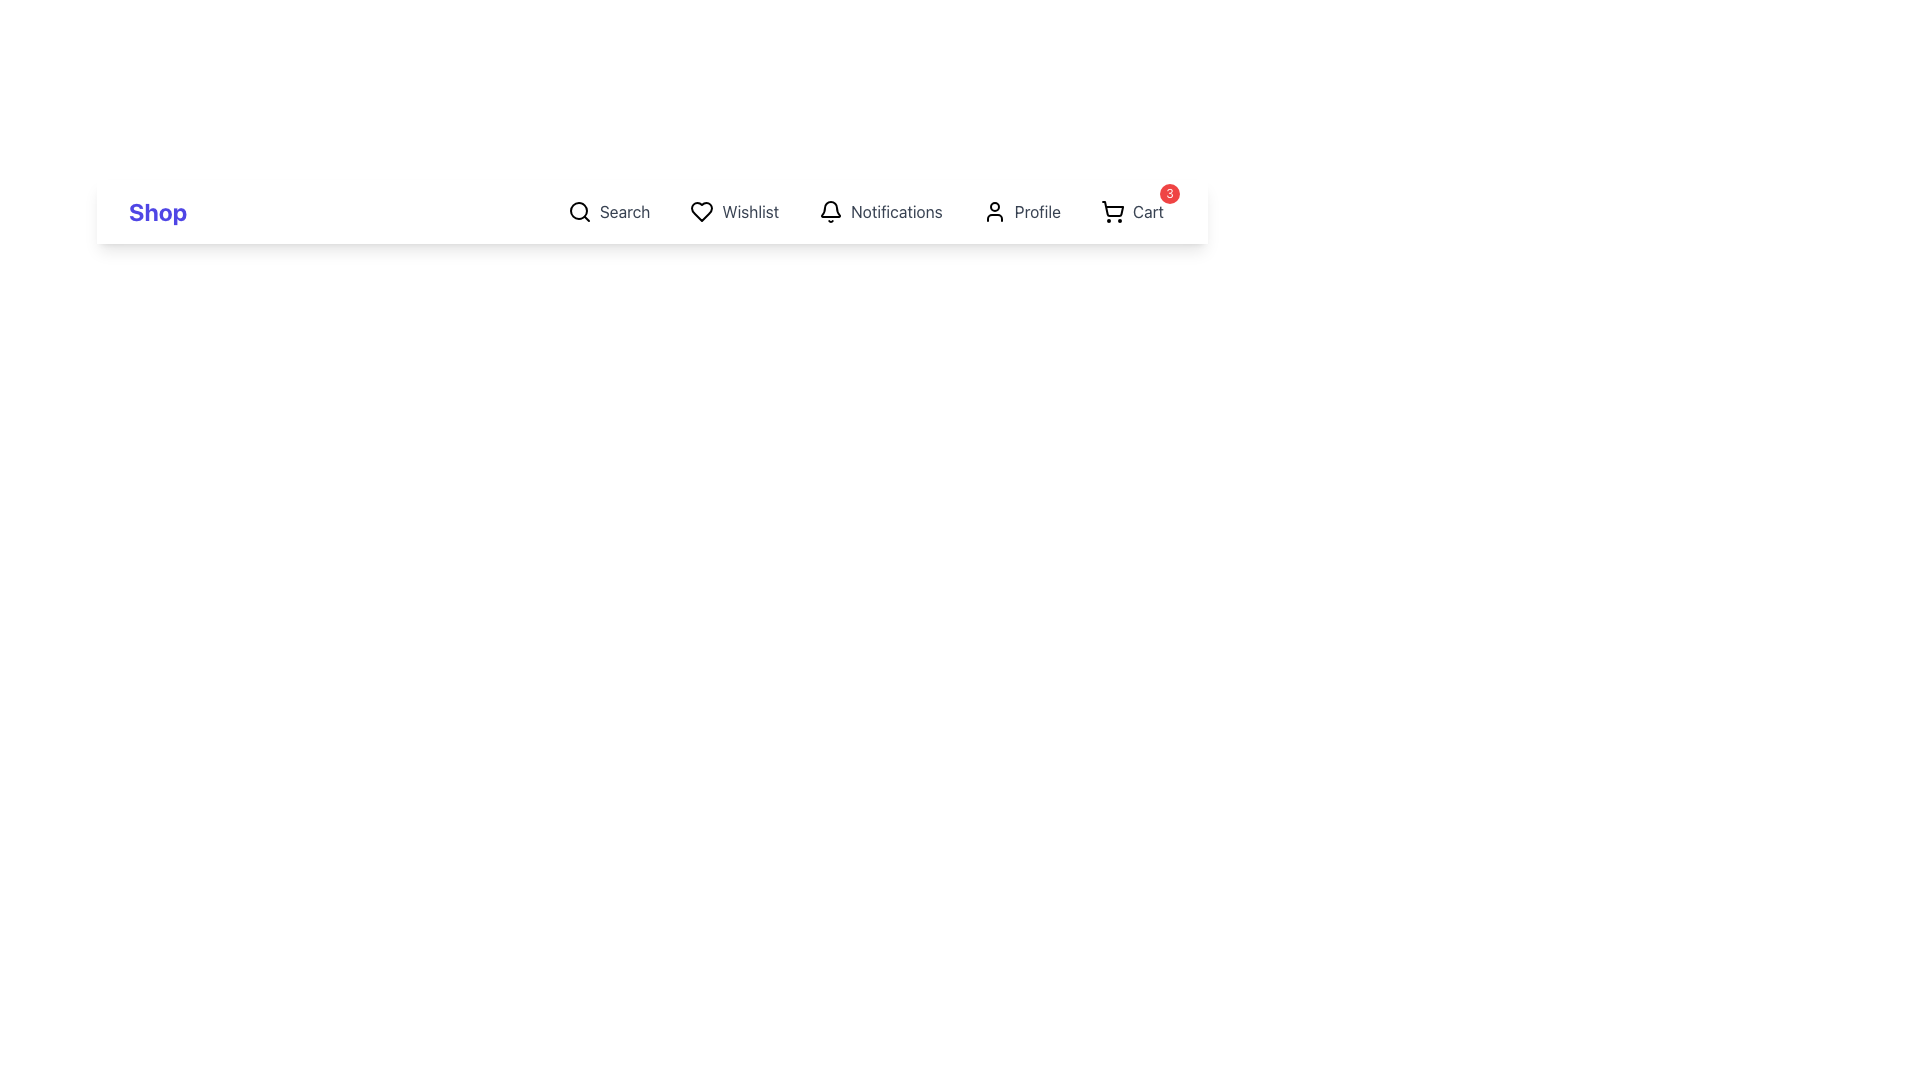 The height and width of the screenshot is (1080, 1920). What do you see at coordinates (1112, 209) in the screenshot?
I see `the shopping cart icon located in the top-right section of the navigation bar to proceed to the shopping cart page` at bounding box center [1112, 209].